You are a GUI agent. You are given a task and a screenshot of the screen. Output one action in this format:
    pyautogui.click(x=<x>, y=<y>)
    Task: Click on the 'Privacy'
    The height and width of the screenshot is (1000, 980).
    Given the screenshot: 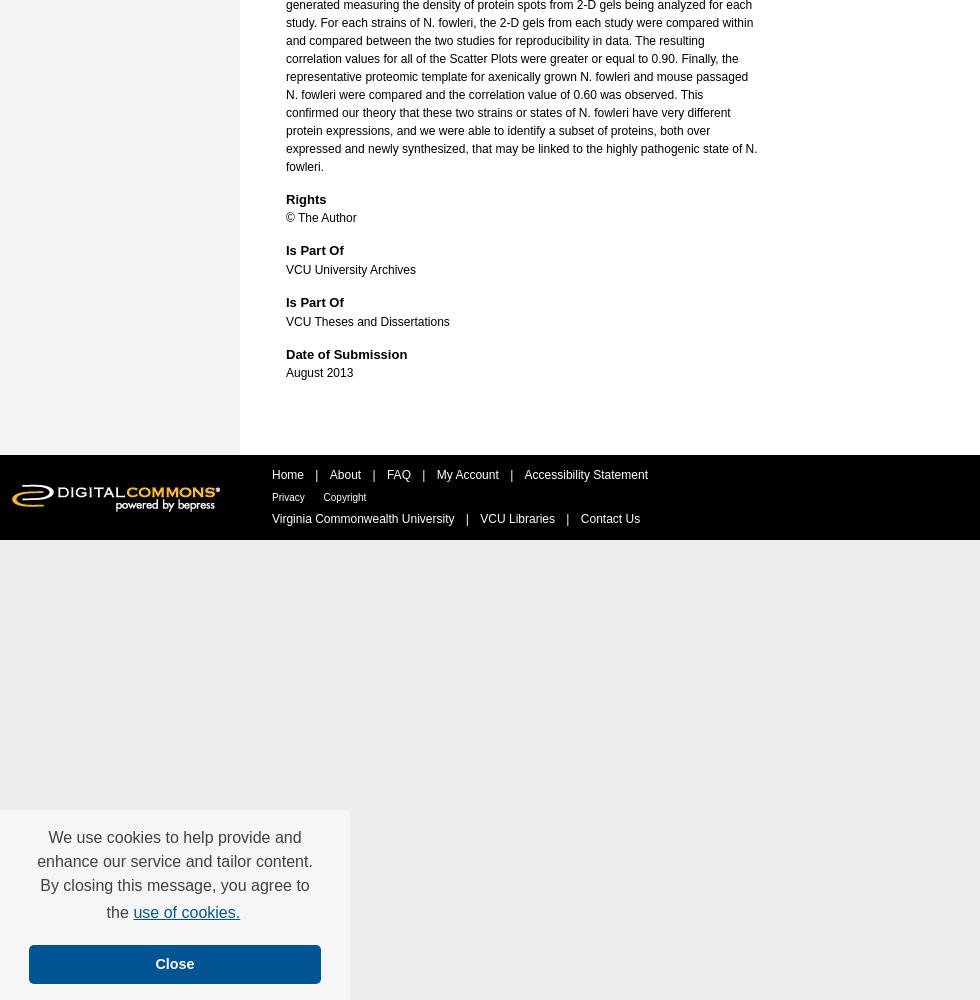 What is the action you would take?
    pyautogui.click(x=289, y=496)
    